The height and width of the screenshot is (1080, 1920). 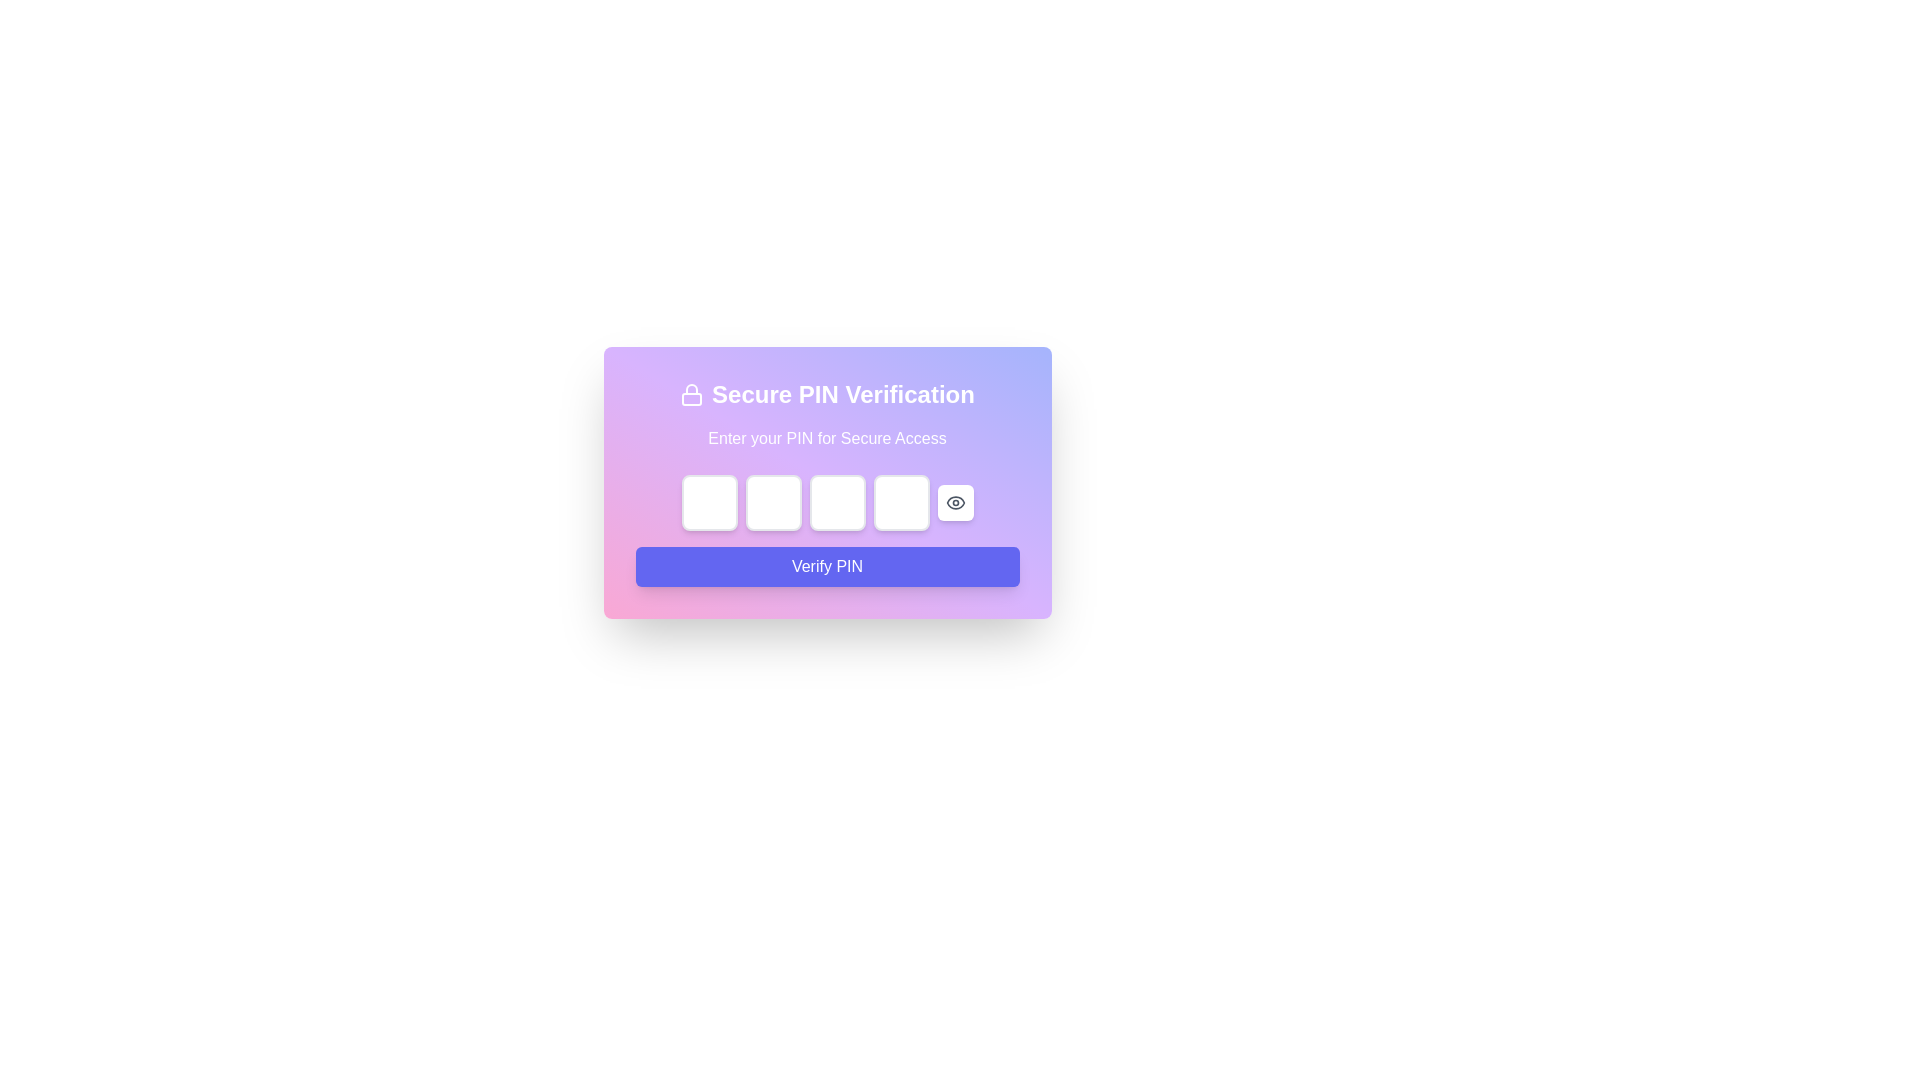 I want to click on the static body of the lock icon, which is a rectangular element positioned at the bottom part of the lock icon, so click(x=692, y=399).